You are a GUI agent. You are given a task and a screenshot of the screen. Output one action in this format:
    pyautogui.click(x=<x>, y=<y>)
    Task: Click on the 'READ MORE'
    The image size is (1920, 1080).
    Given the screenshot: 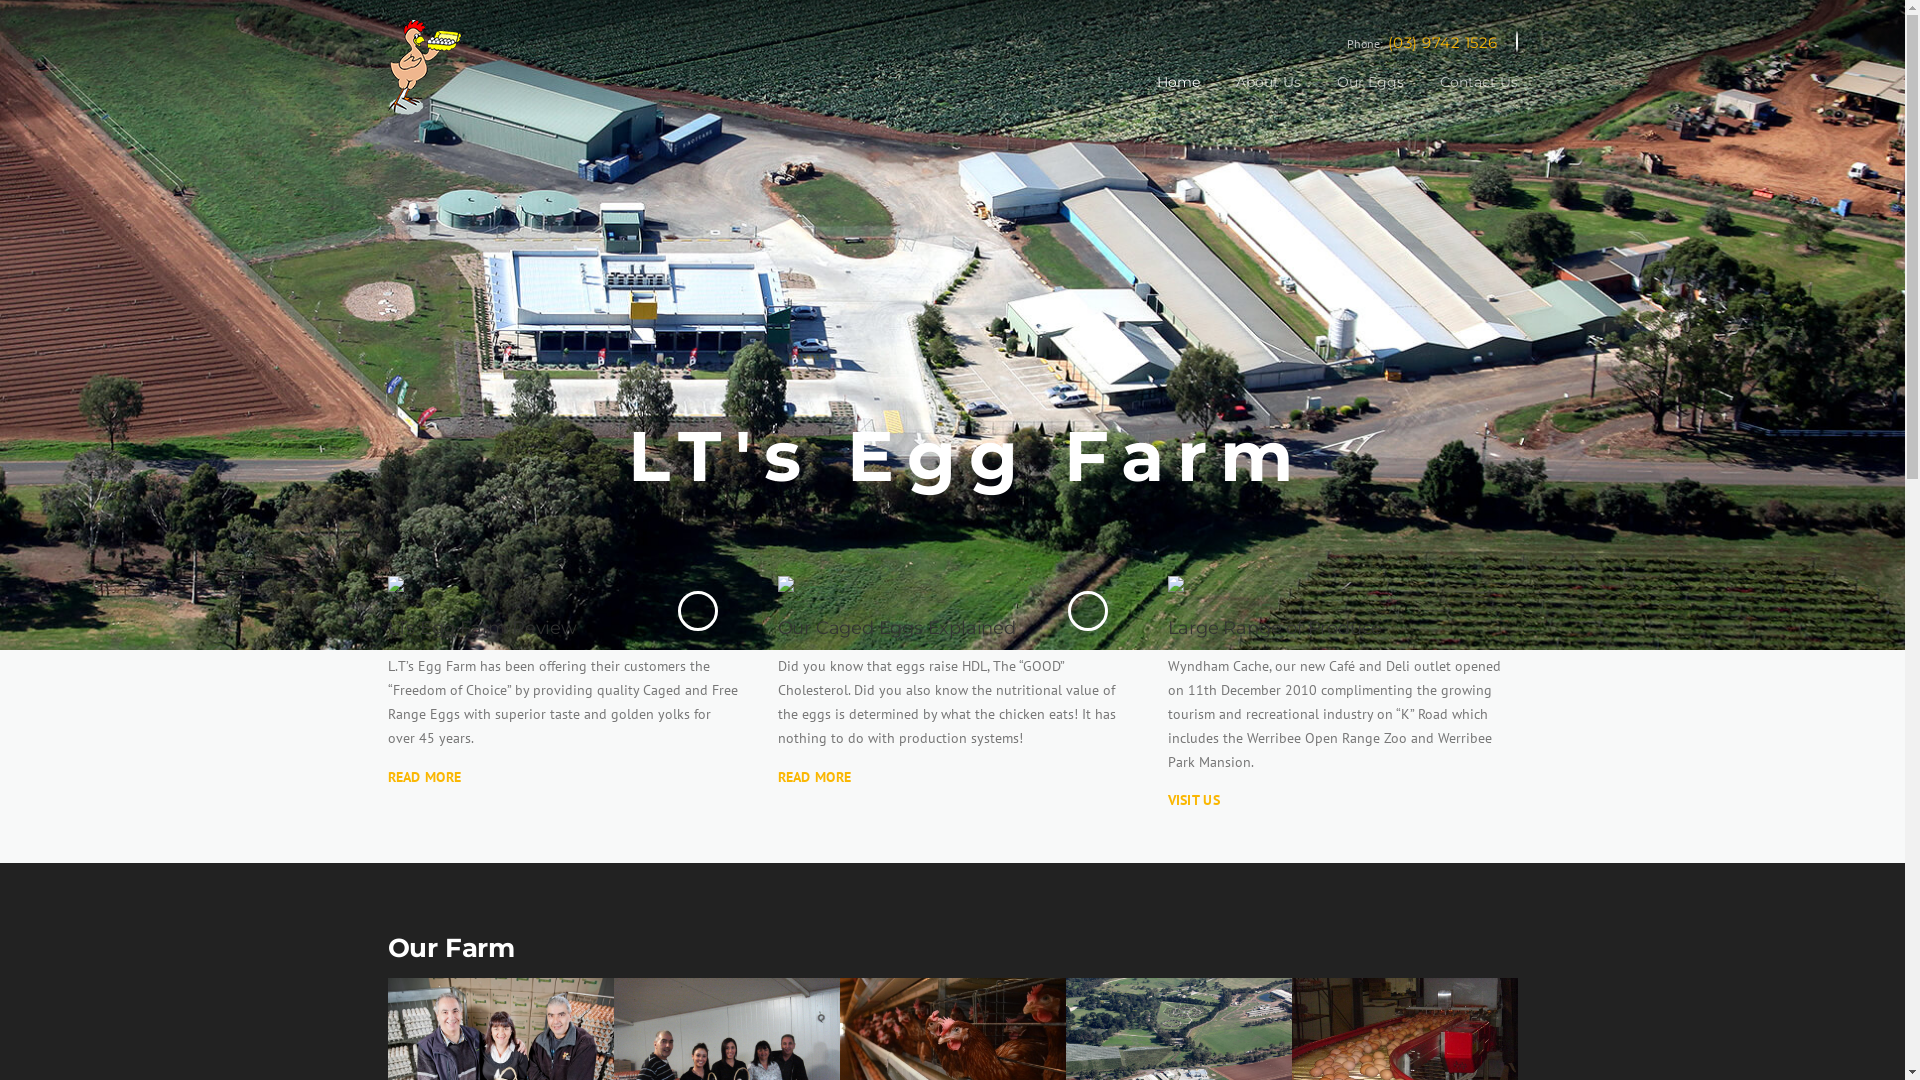 What is the action you would take?
    pyautogui.click(x=424, y=775)
    